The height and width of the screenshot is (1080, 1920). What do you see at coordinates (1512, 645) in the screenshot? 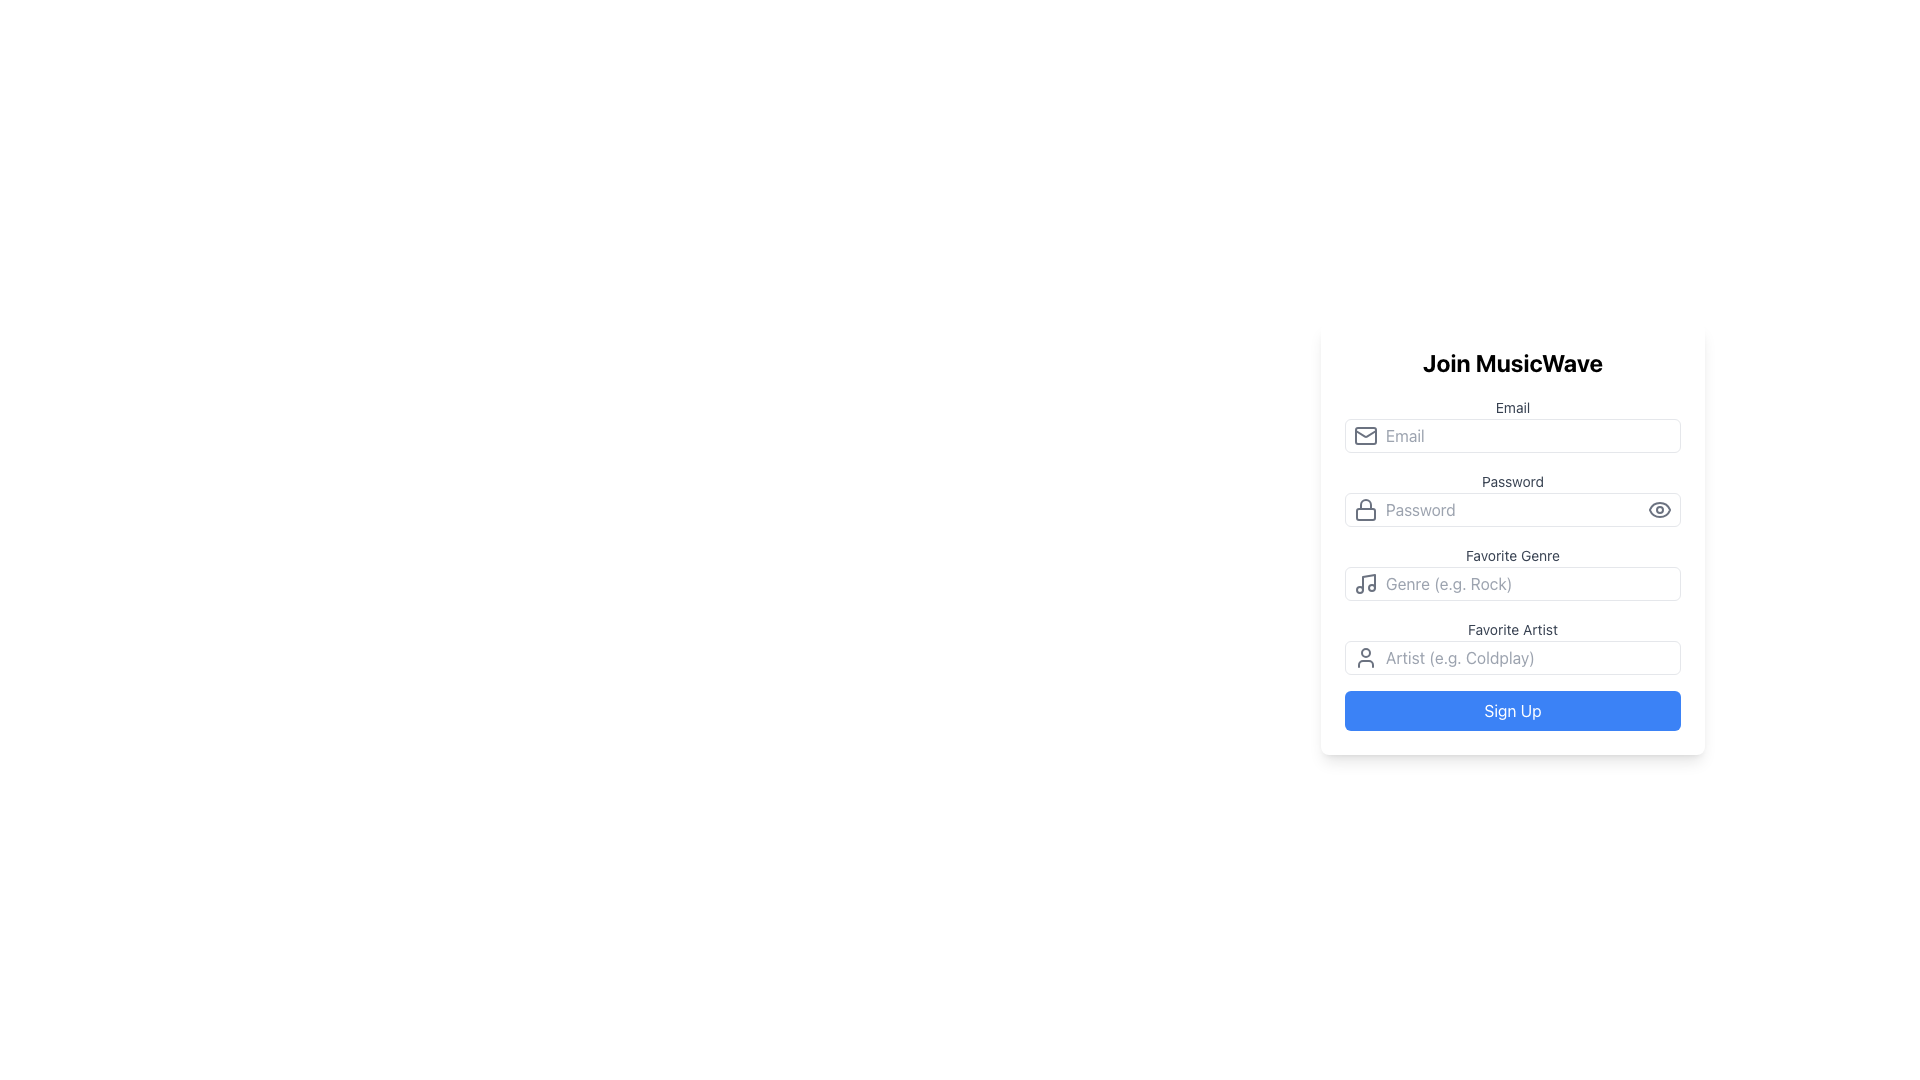
I see `the Text Input Field for entering the favorite artist's name, which has a placeholder text 'Artist (e.g. Coldplay)'` at bounding box center [1512, 645].